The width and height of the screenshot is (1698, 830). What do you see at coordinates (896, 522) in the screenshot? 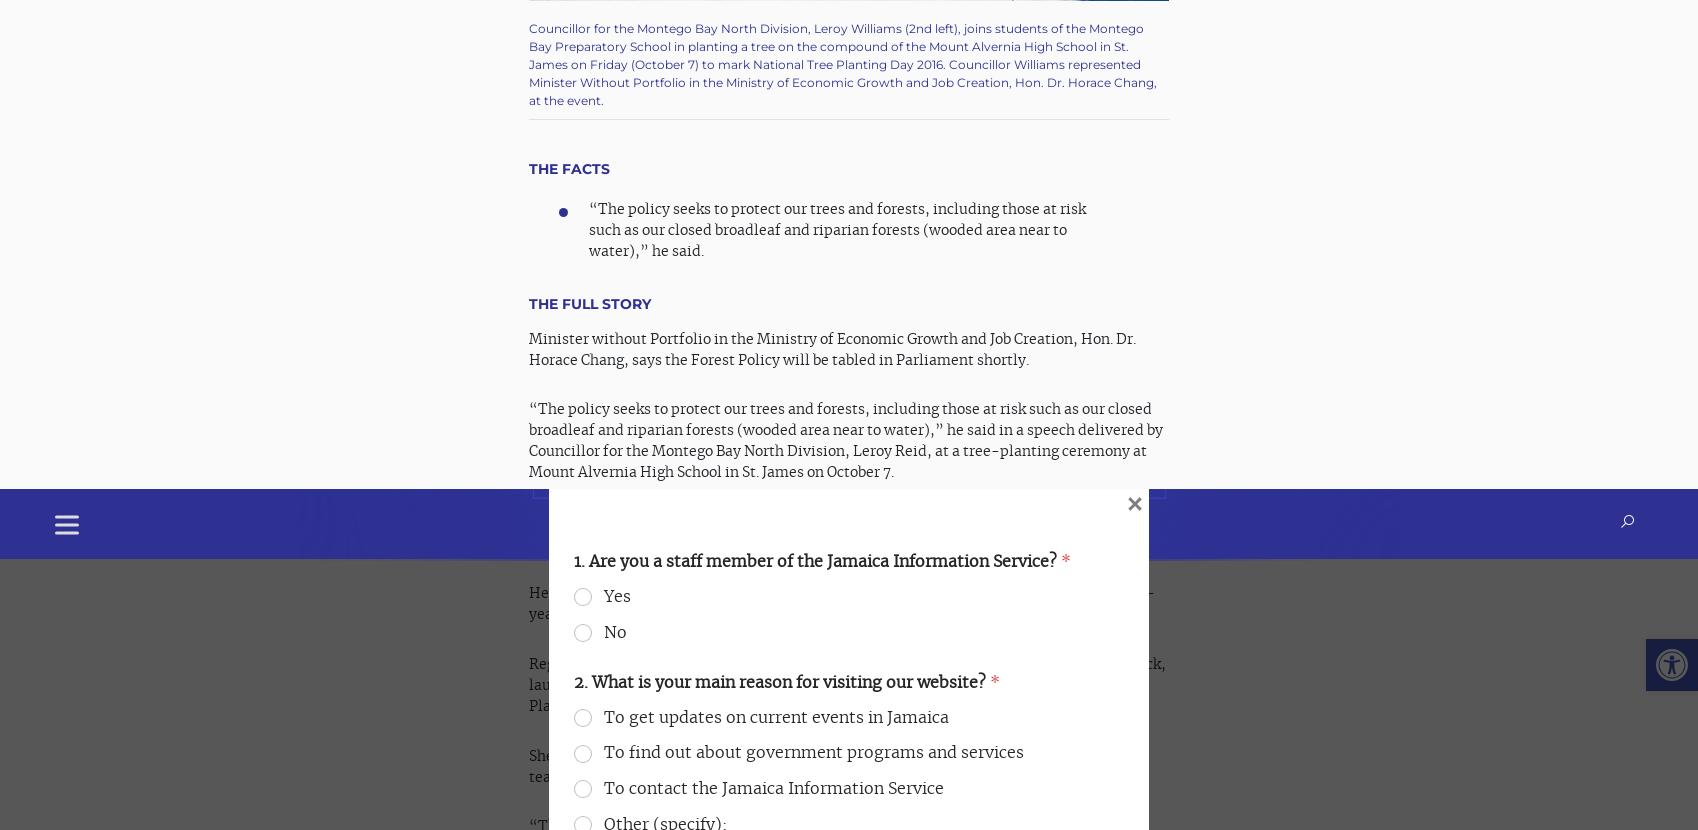
I see `'Corporate'` at bounding box center [896, 522].